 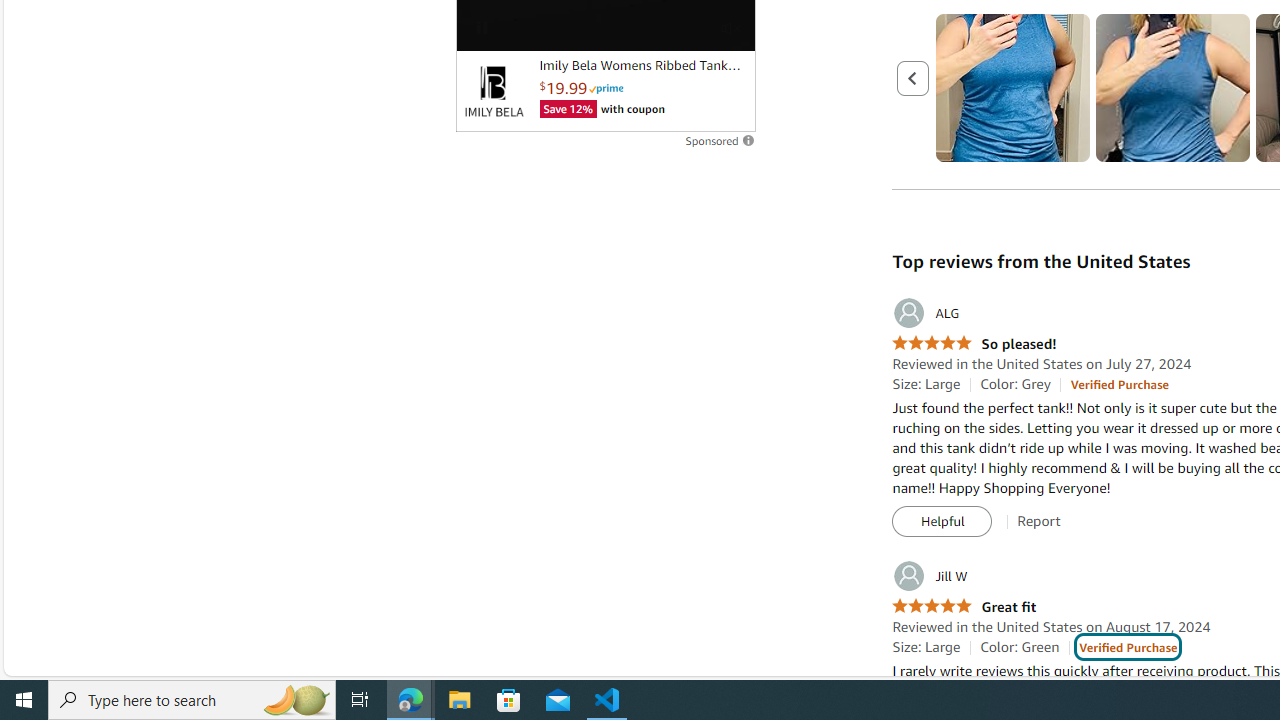 I want to click on '5.0 out of 5 stars Great fit', so click(x=964, y=606).